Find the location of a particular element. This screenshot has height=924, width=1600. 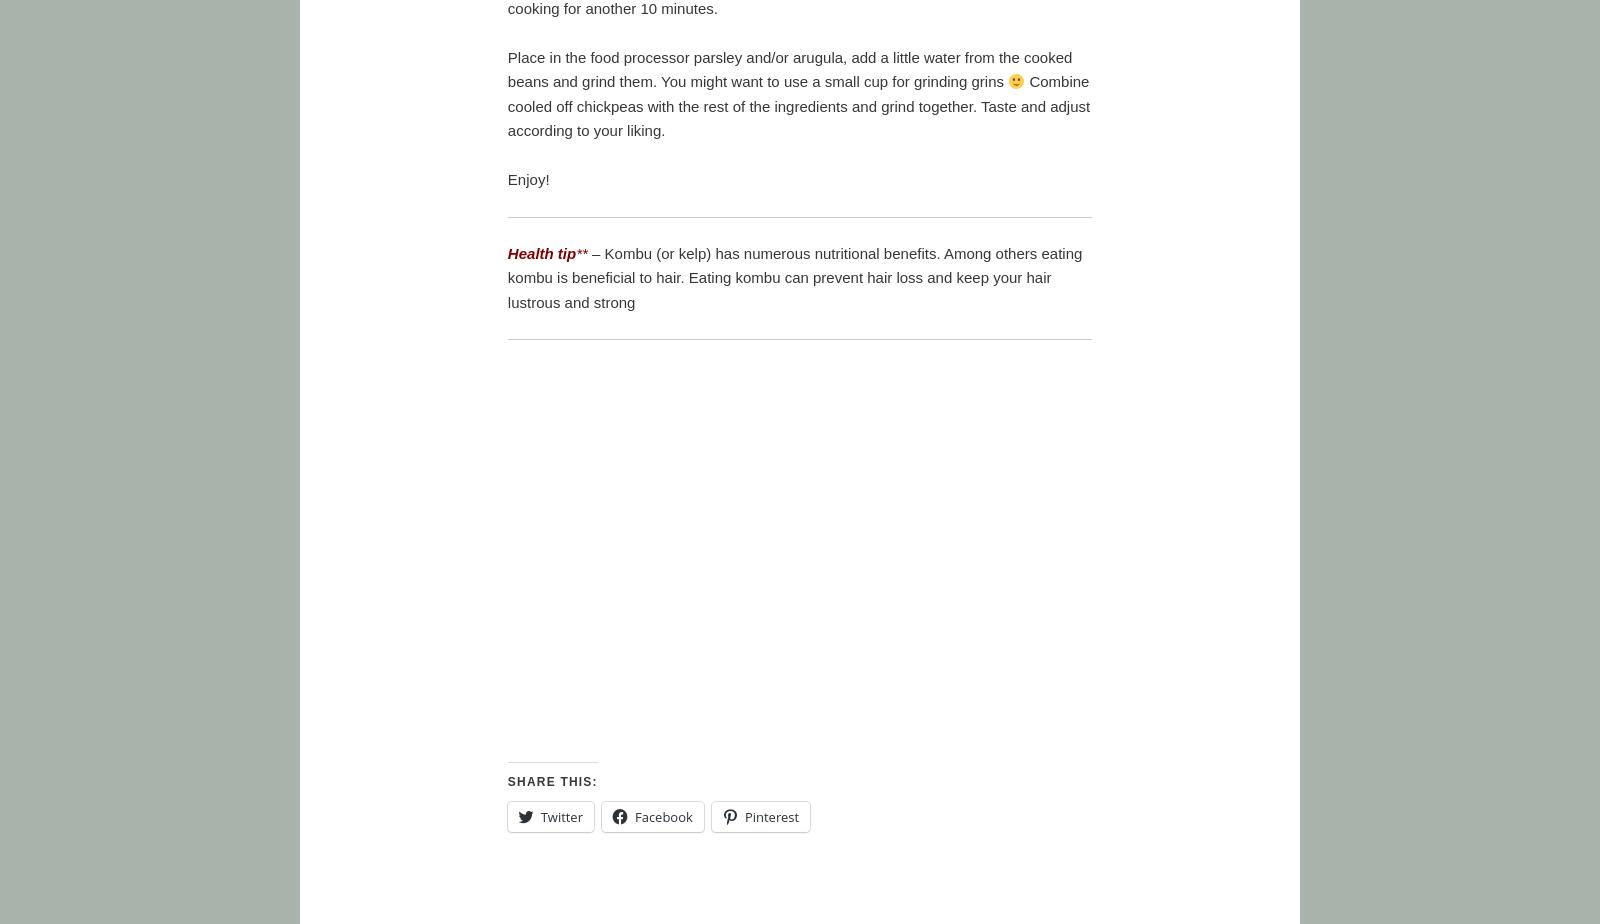

'Pinterest' is located at coordinates (771, 815).